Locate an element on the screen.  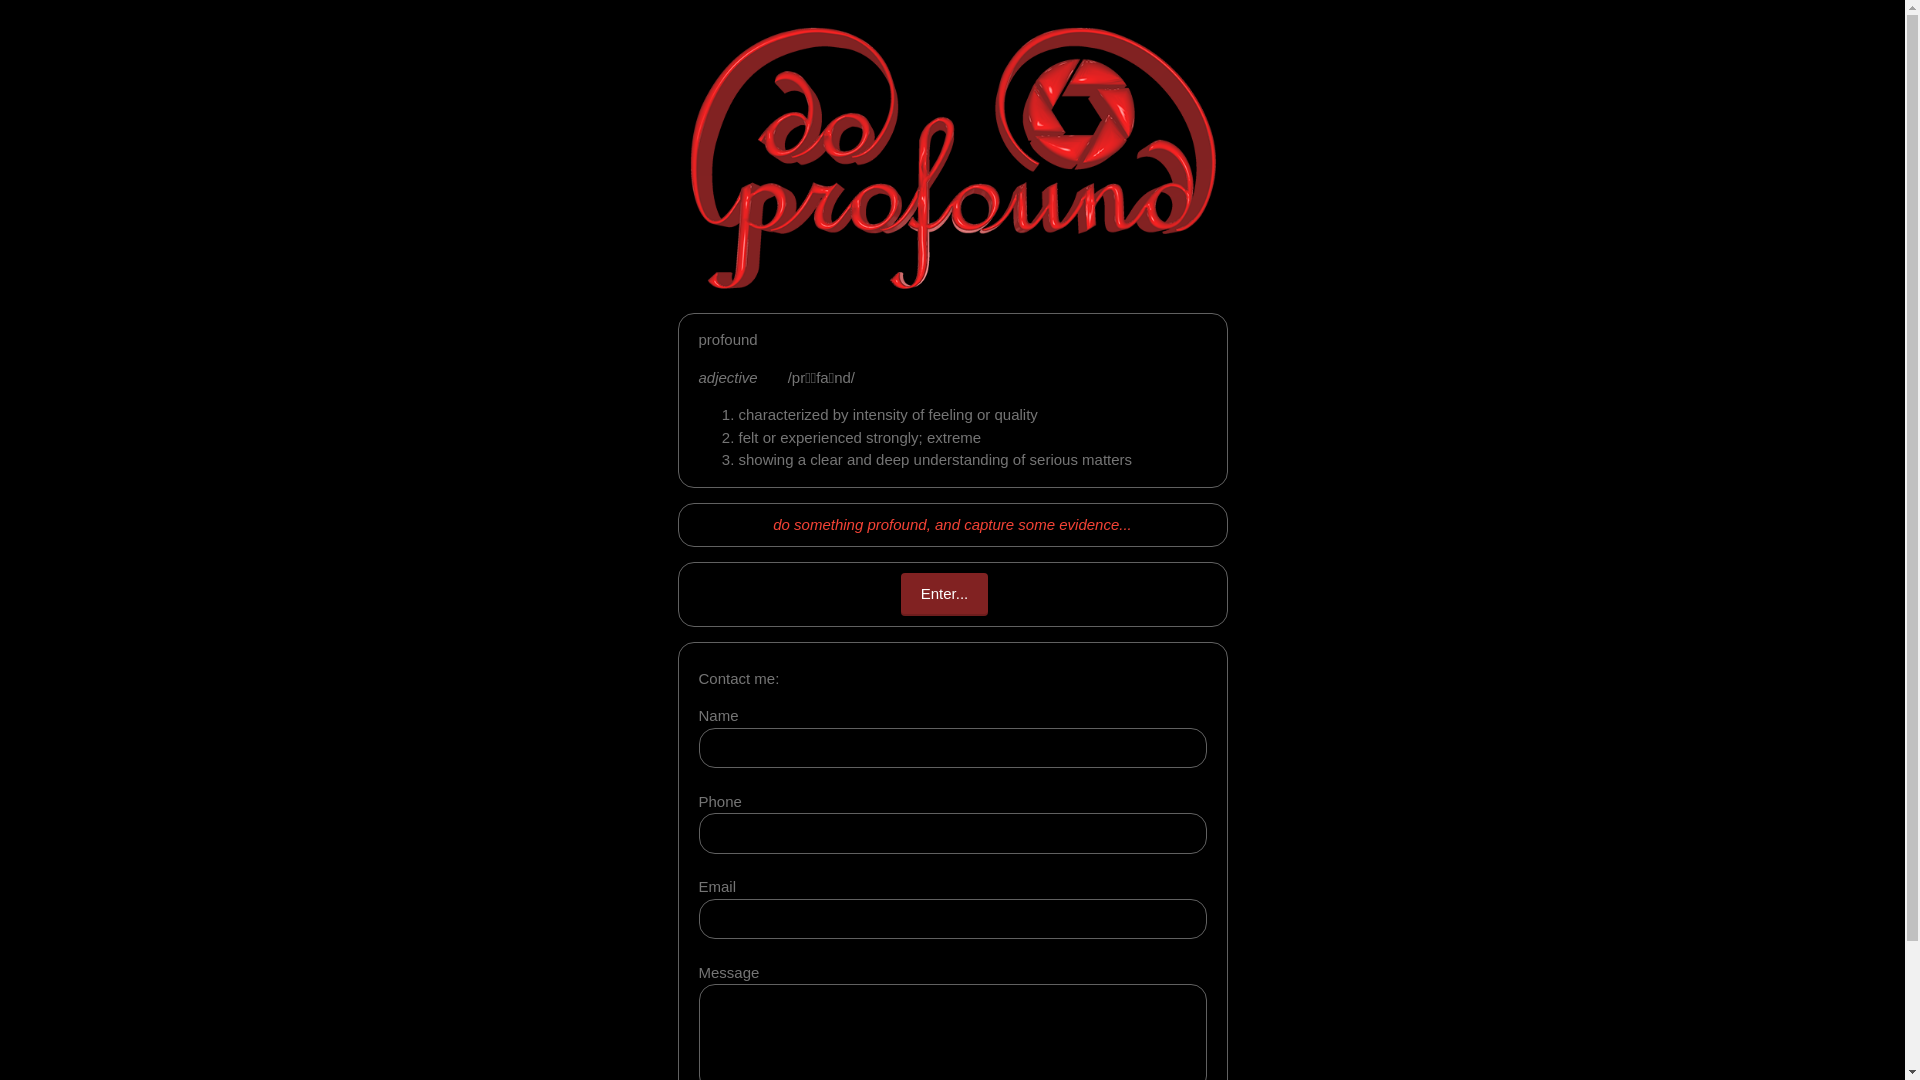
'Enter...' is located at coordinates (944, 593).